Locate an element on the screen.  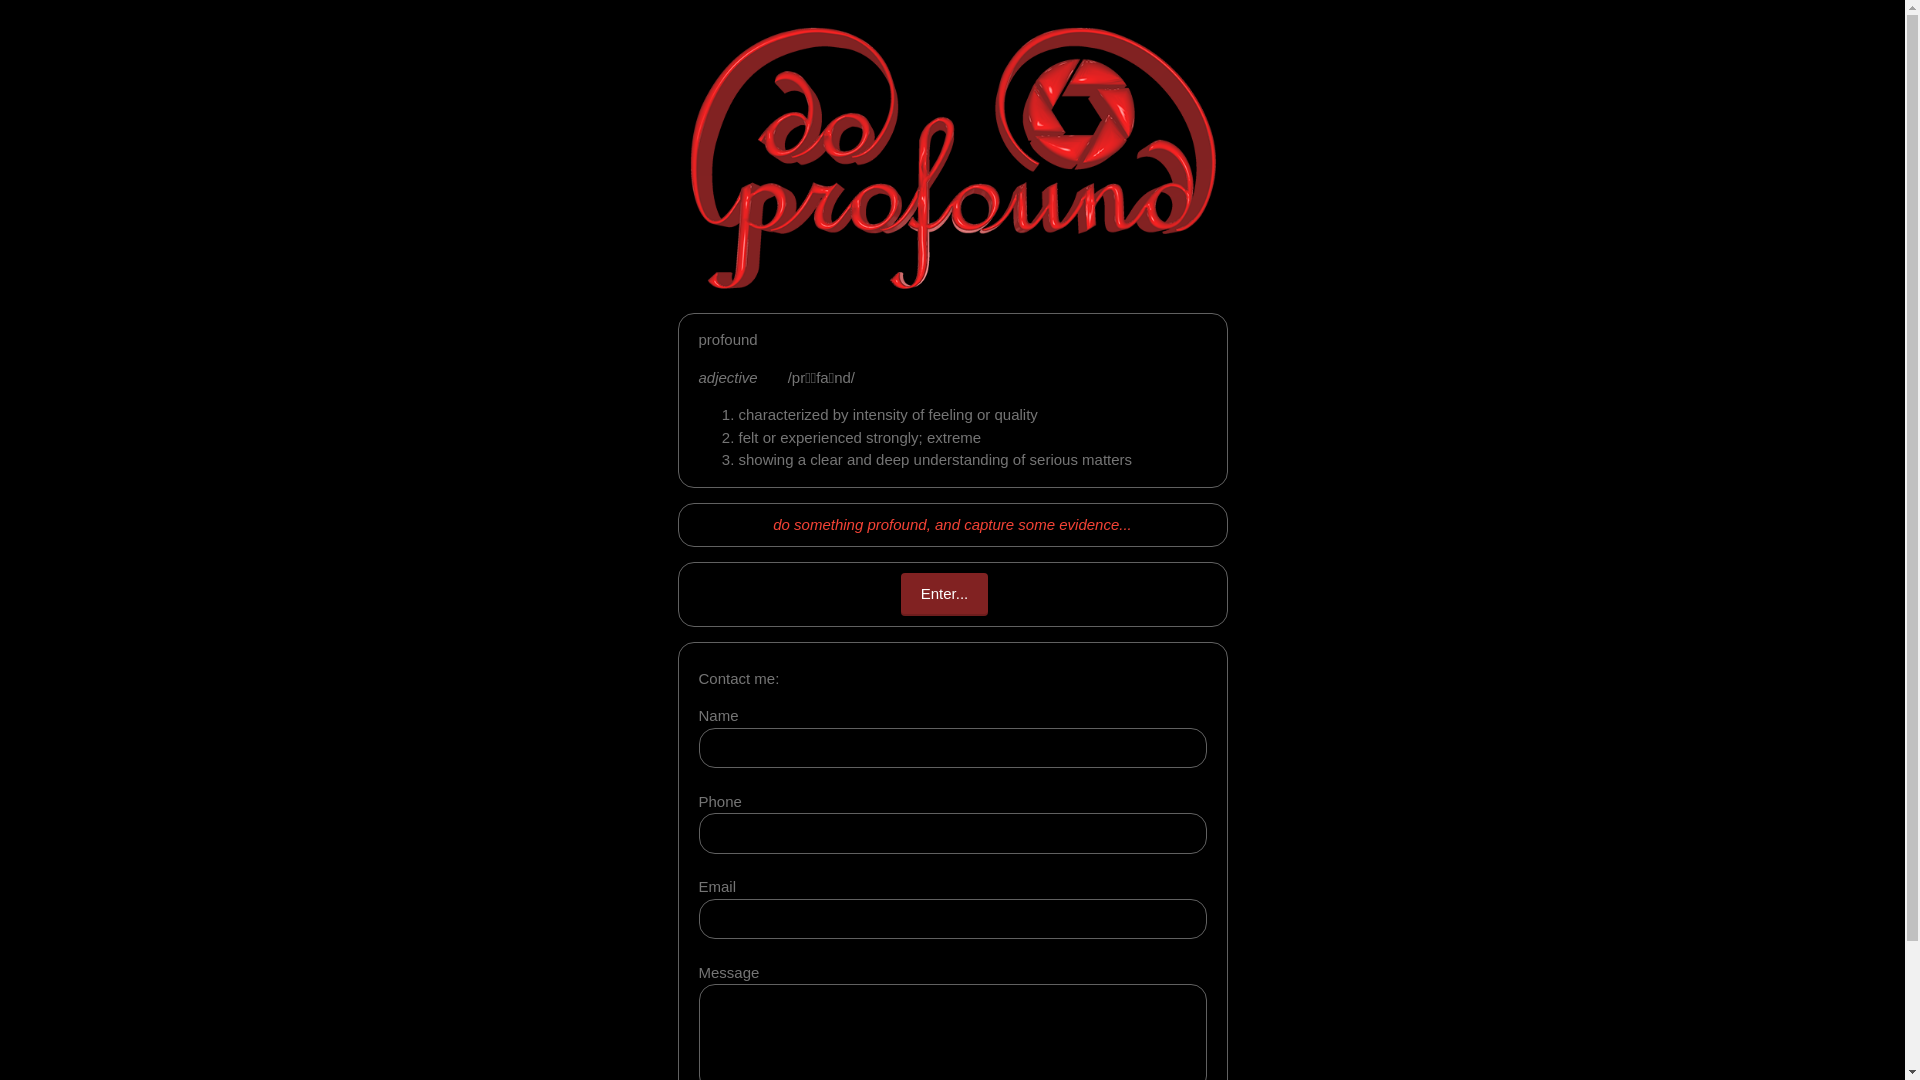
'Enter...' is located at coordinates (944, 593).